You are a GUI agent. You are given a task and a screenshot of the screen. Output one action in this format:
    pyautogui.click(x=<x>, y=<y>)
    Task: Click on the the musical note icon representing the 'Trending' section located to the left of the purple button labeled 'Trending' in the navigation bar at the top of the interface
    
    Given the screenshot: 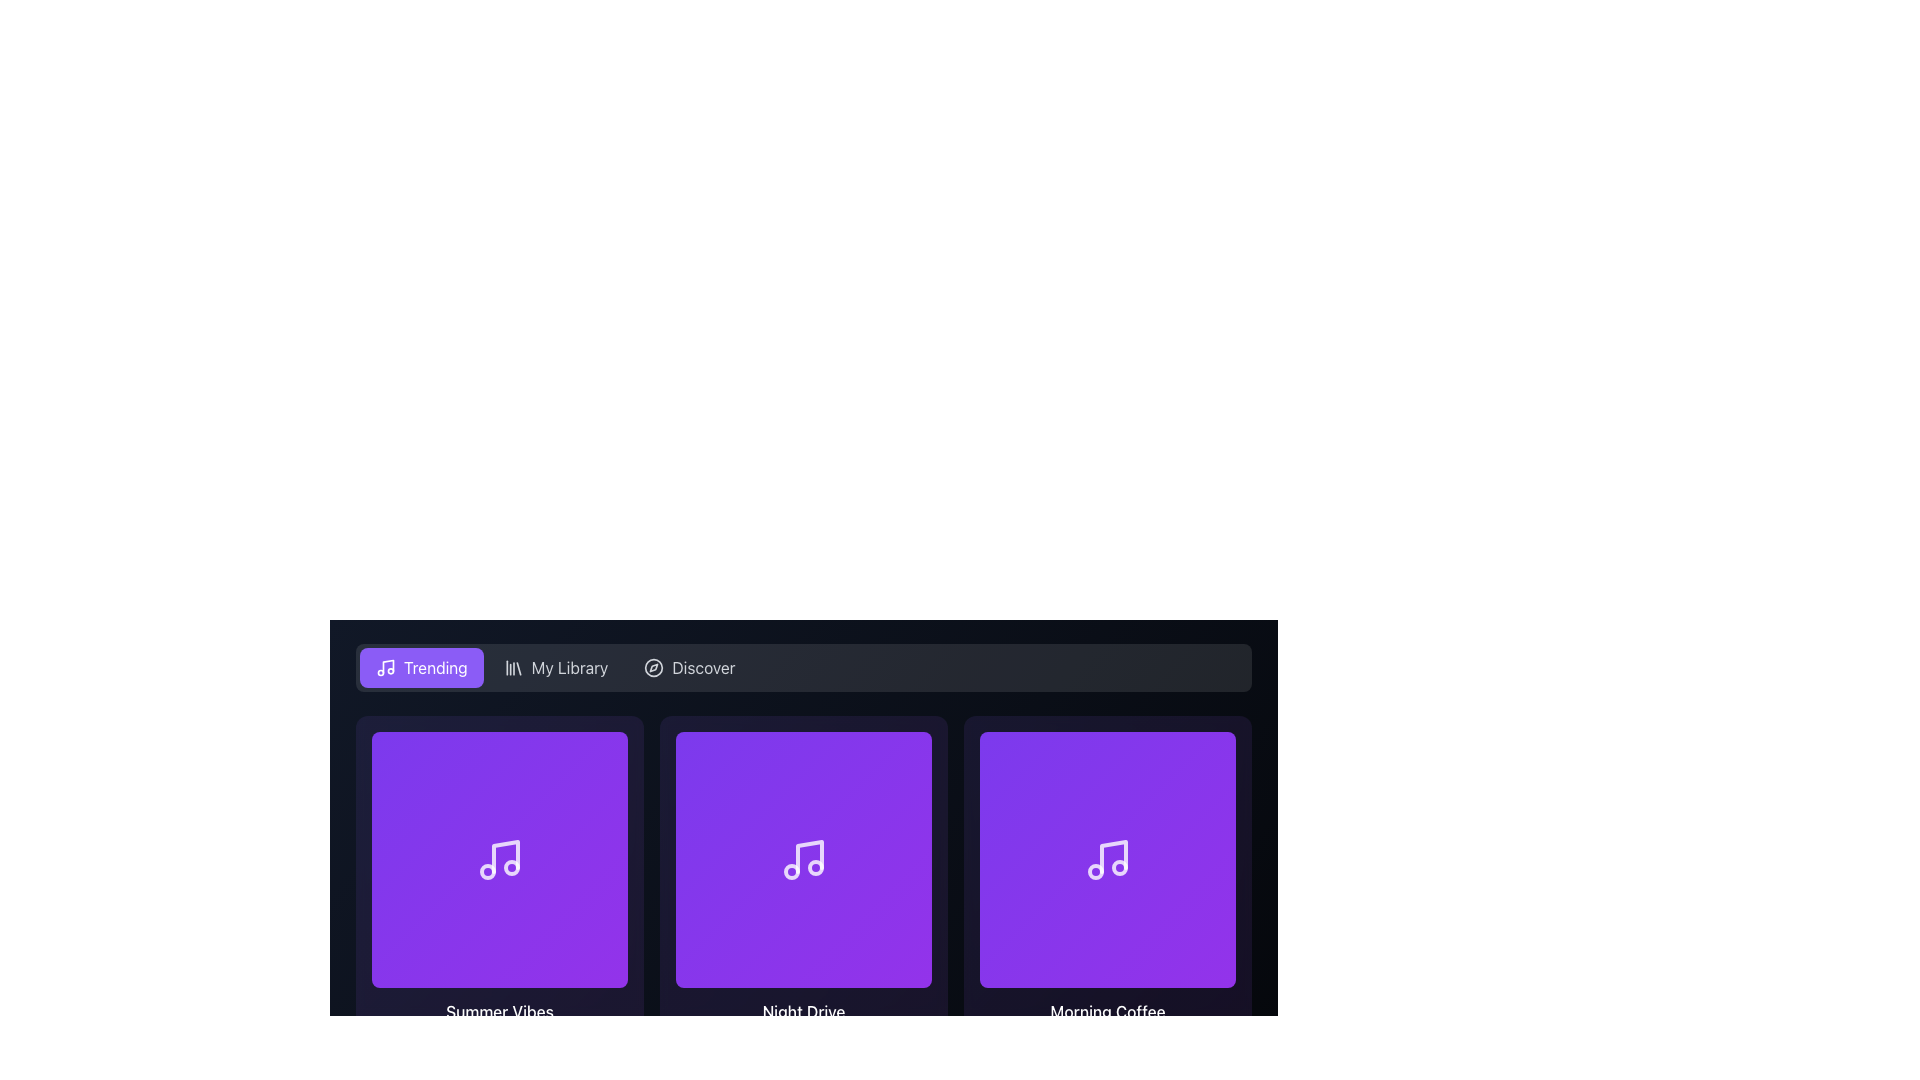 What is the action you would take?
    pyautogui.click(x=385, y=667)
    